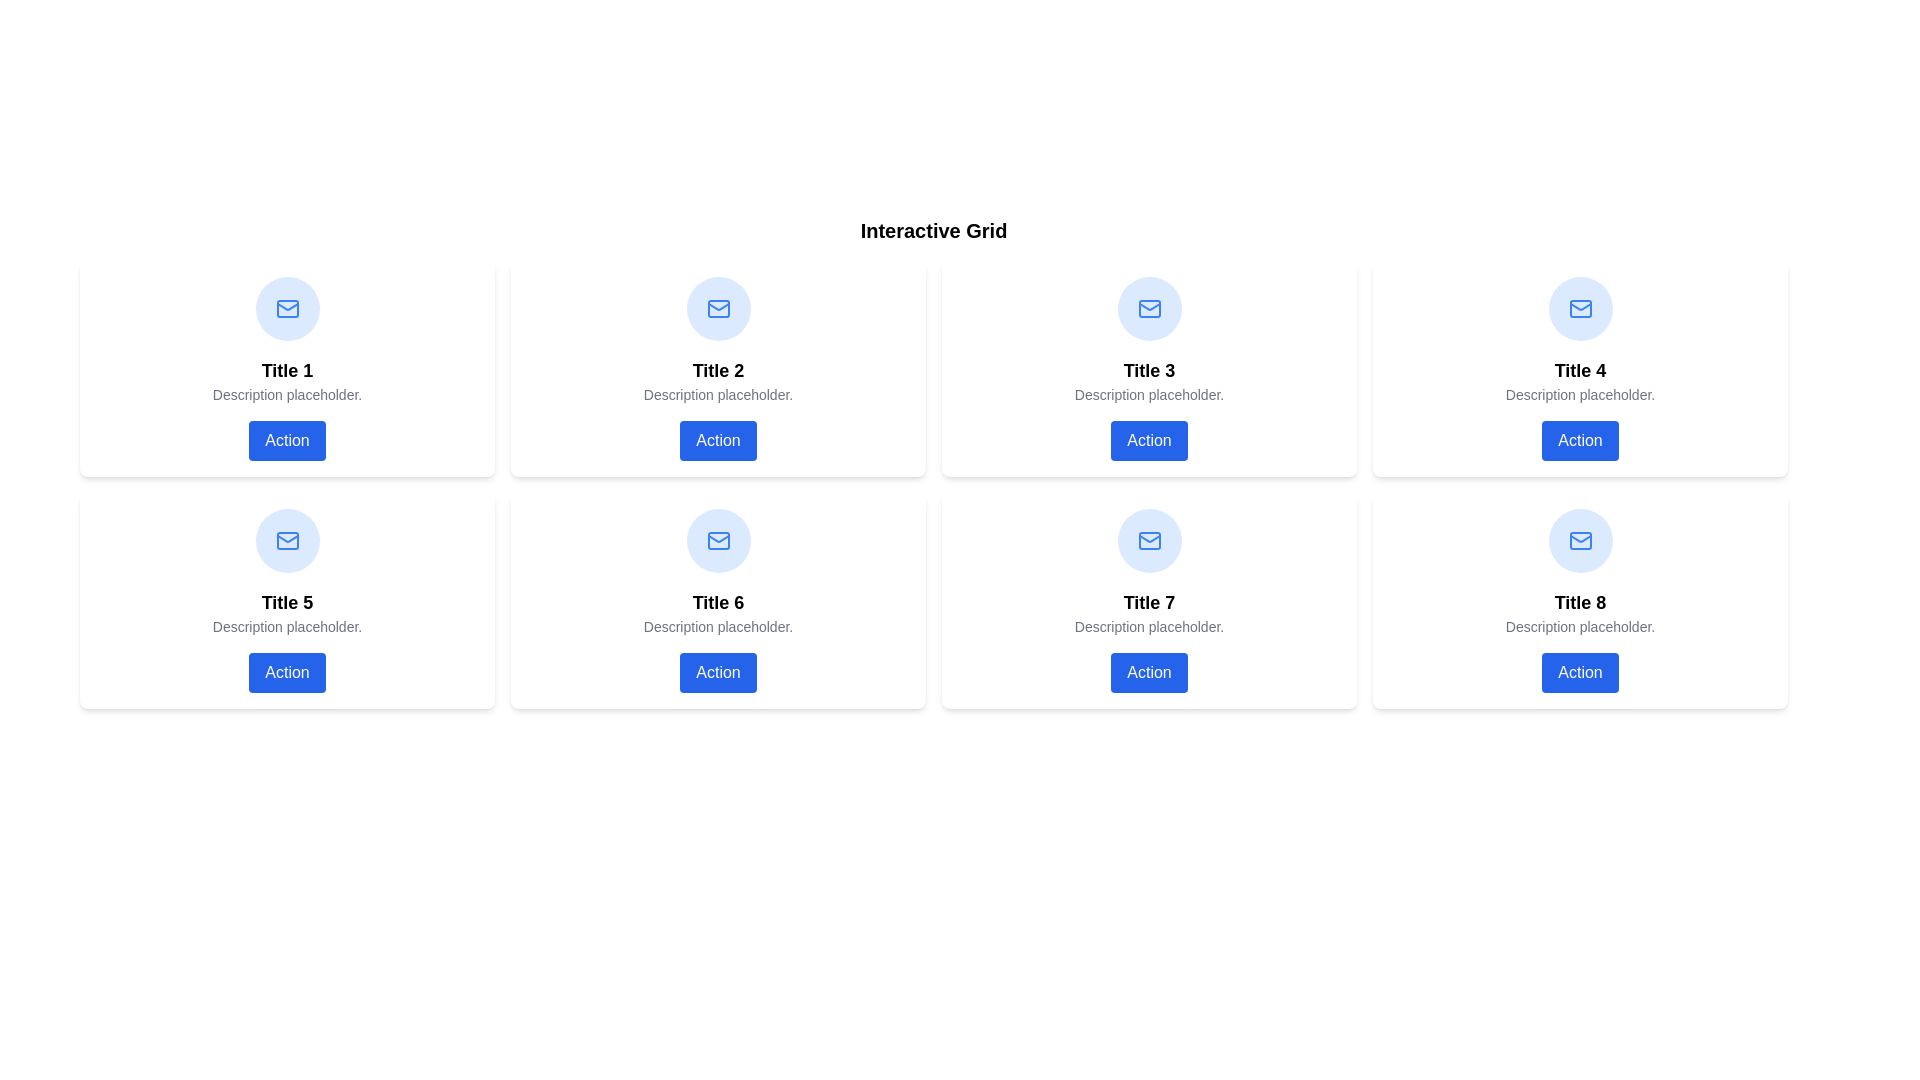 Image resolution: width=1920 pixels, height=1080 pixels. Describe the element at coordinates (718, 601) in the screenshot. I see `the text element displaying 'Title 6', which is located in the second row and first column of the grid layout, positioned under an icon and above descriptive text and a button` at that location.